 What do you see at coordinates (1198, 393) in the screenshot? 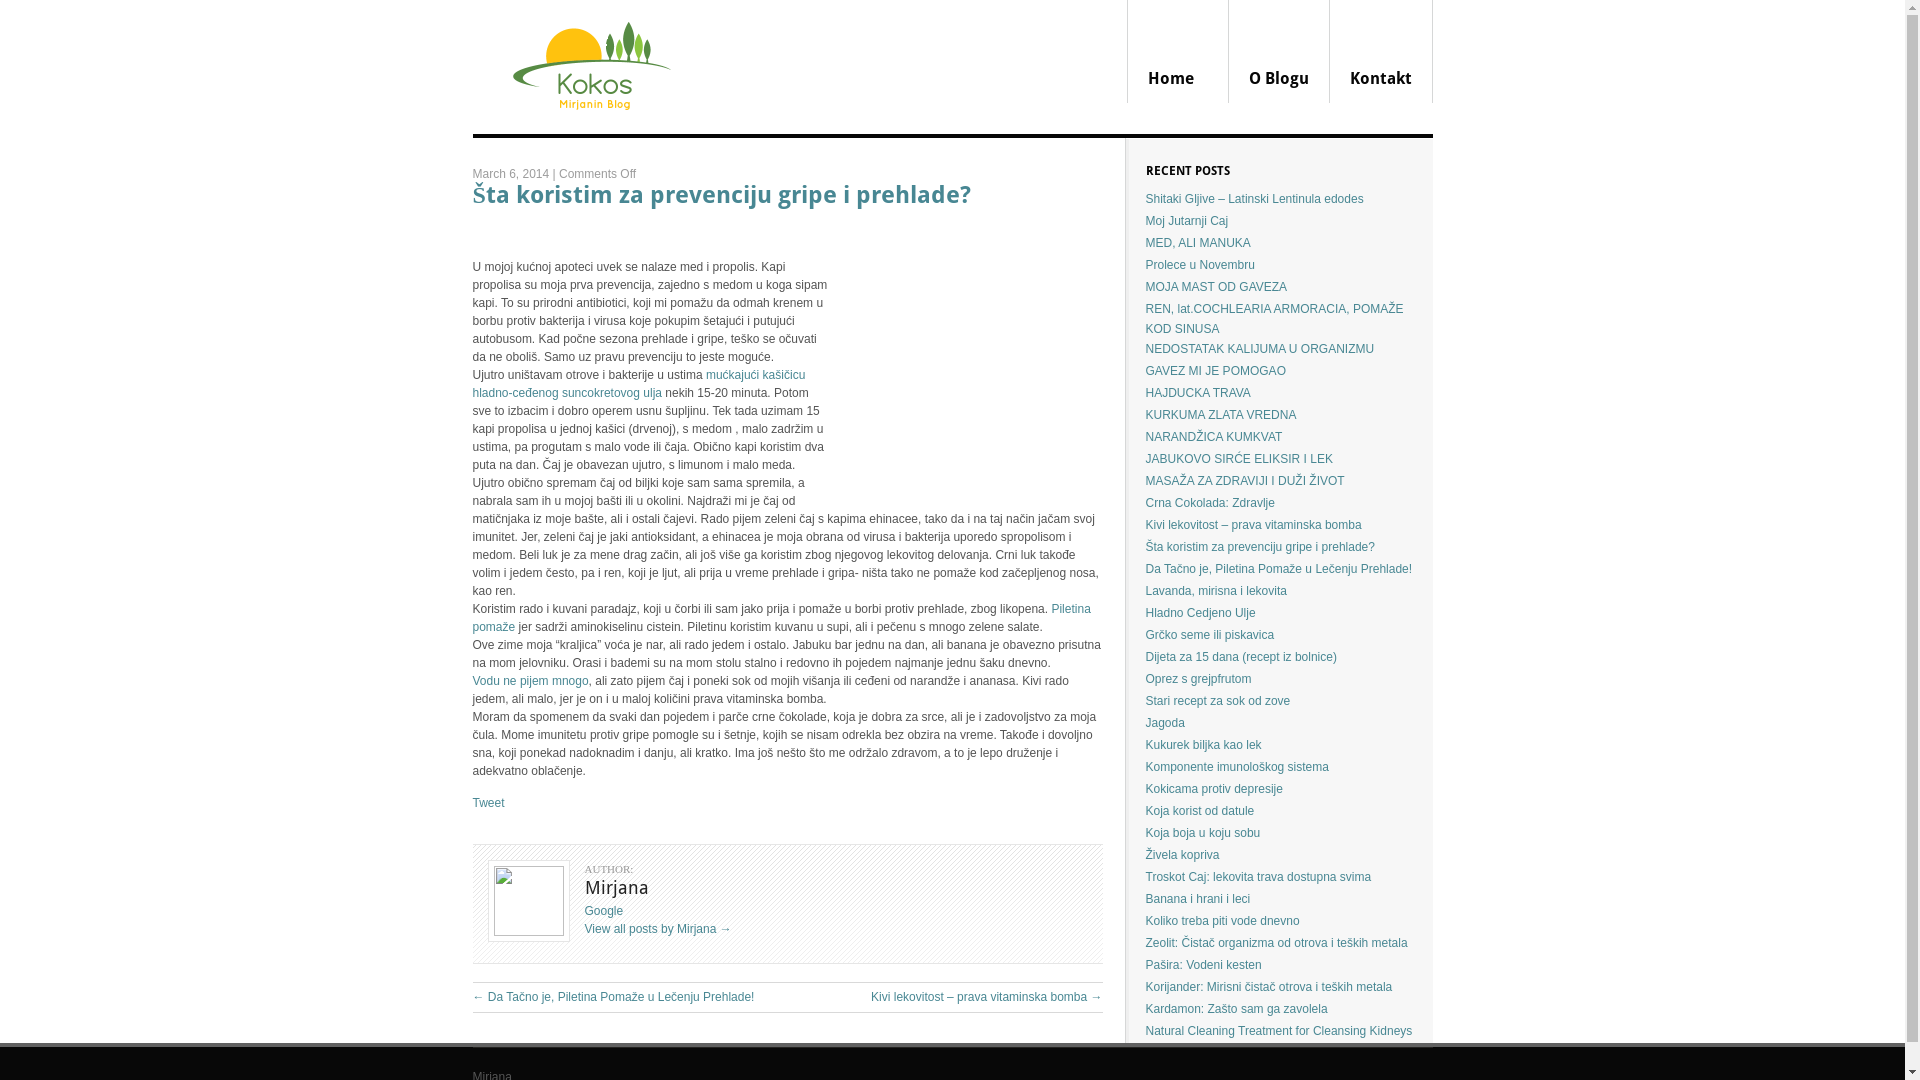
I see `'HAJDUCKA TRAVA'` at bounding box center [1198, 393].